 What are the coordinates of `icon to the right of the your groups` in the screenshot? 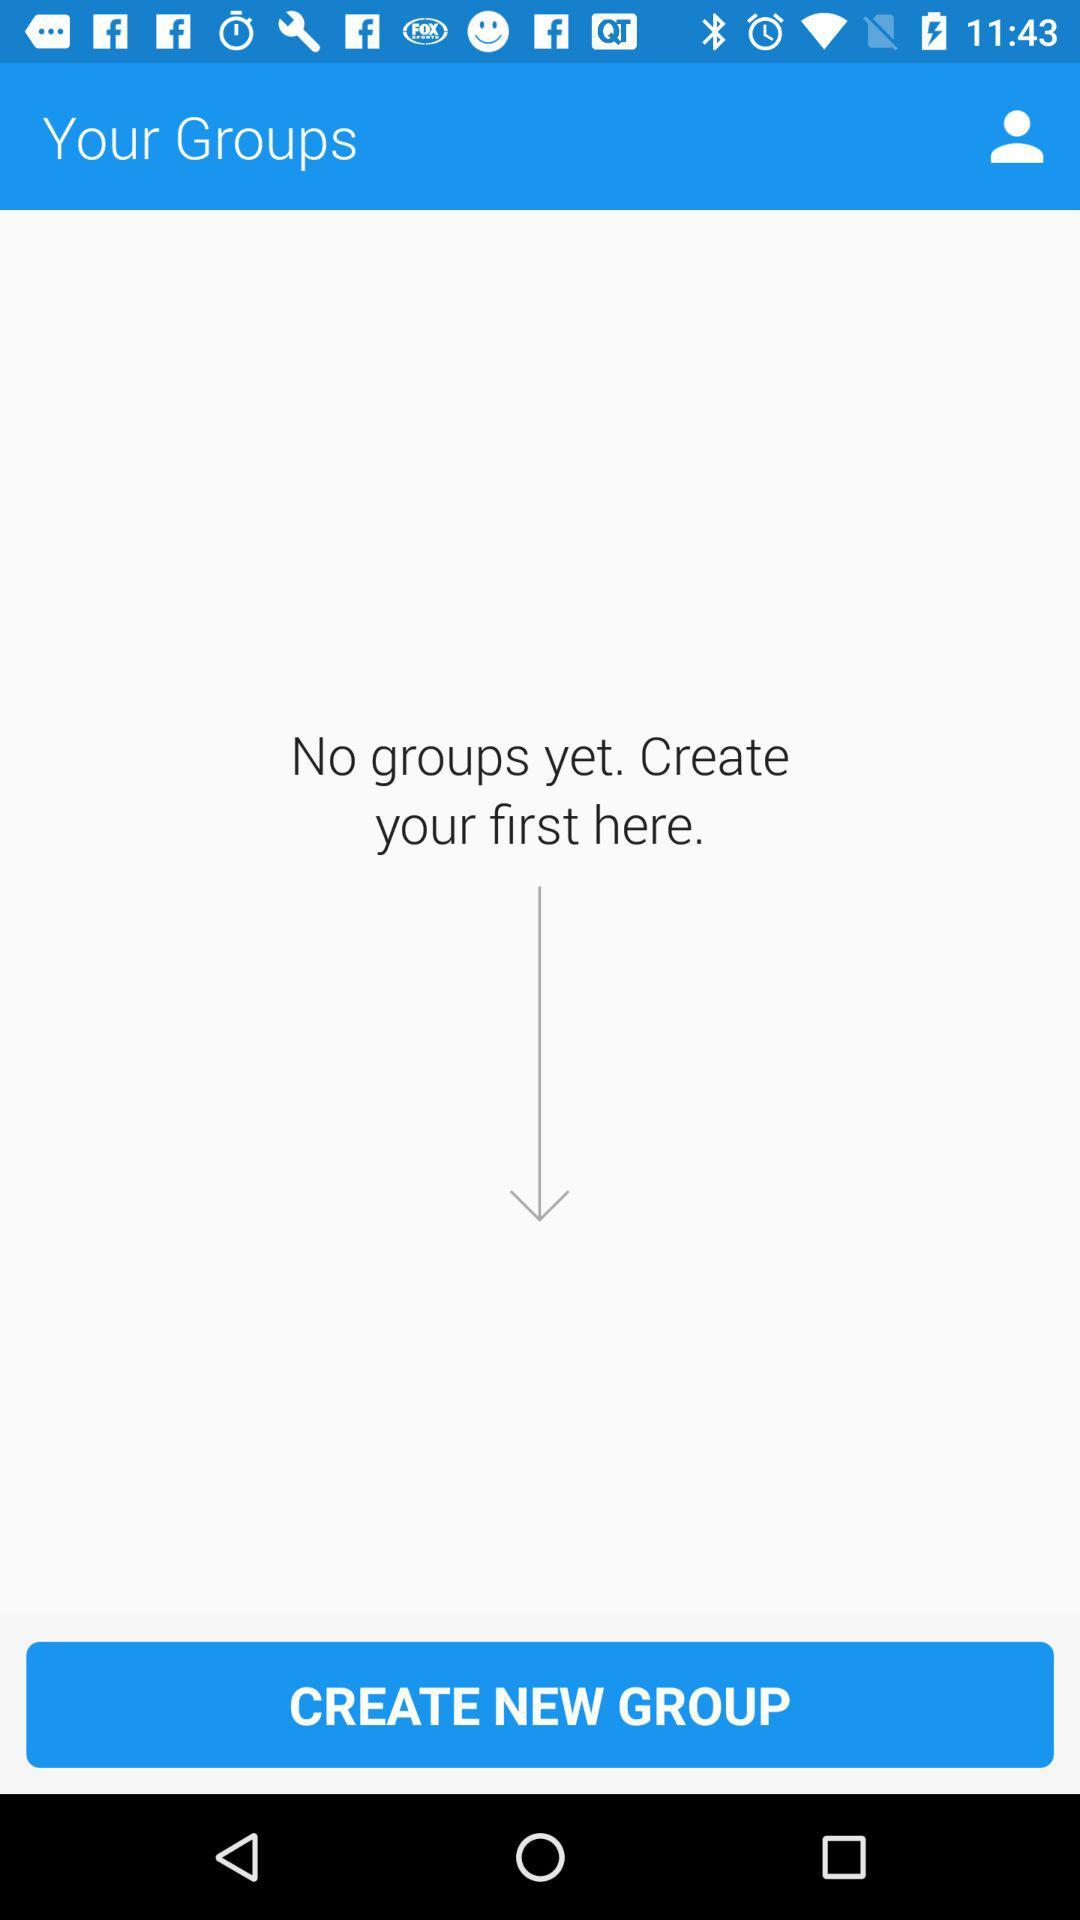 It's located at (1017, 135).